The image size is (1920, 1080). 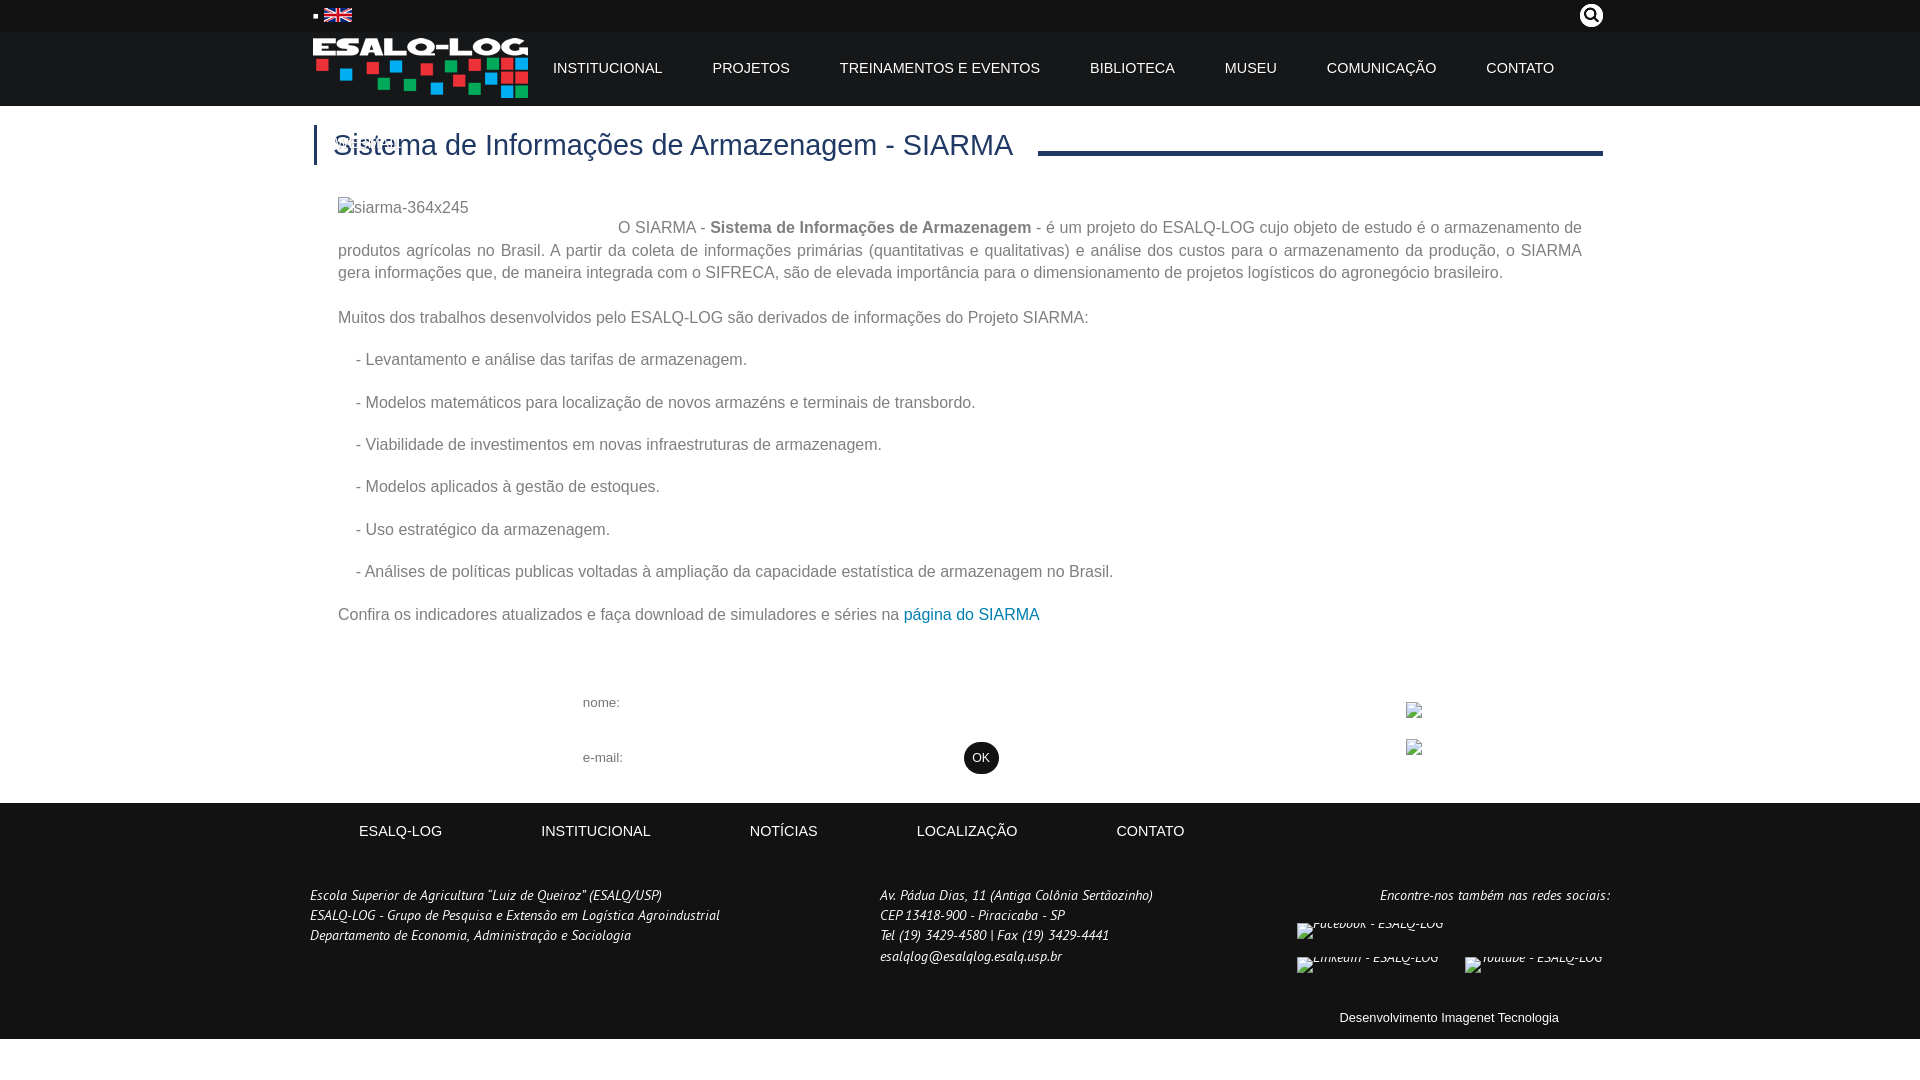 I want to click on 'MUSEU', so click(x=1250, y=67).